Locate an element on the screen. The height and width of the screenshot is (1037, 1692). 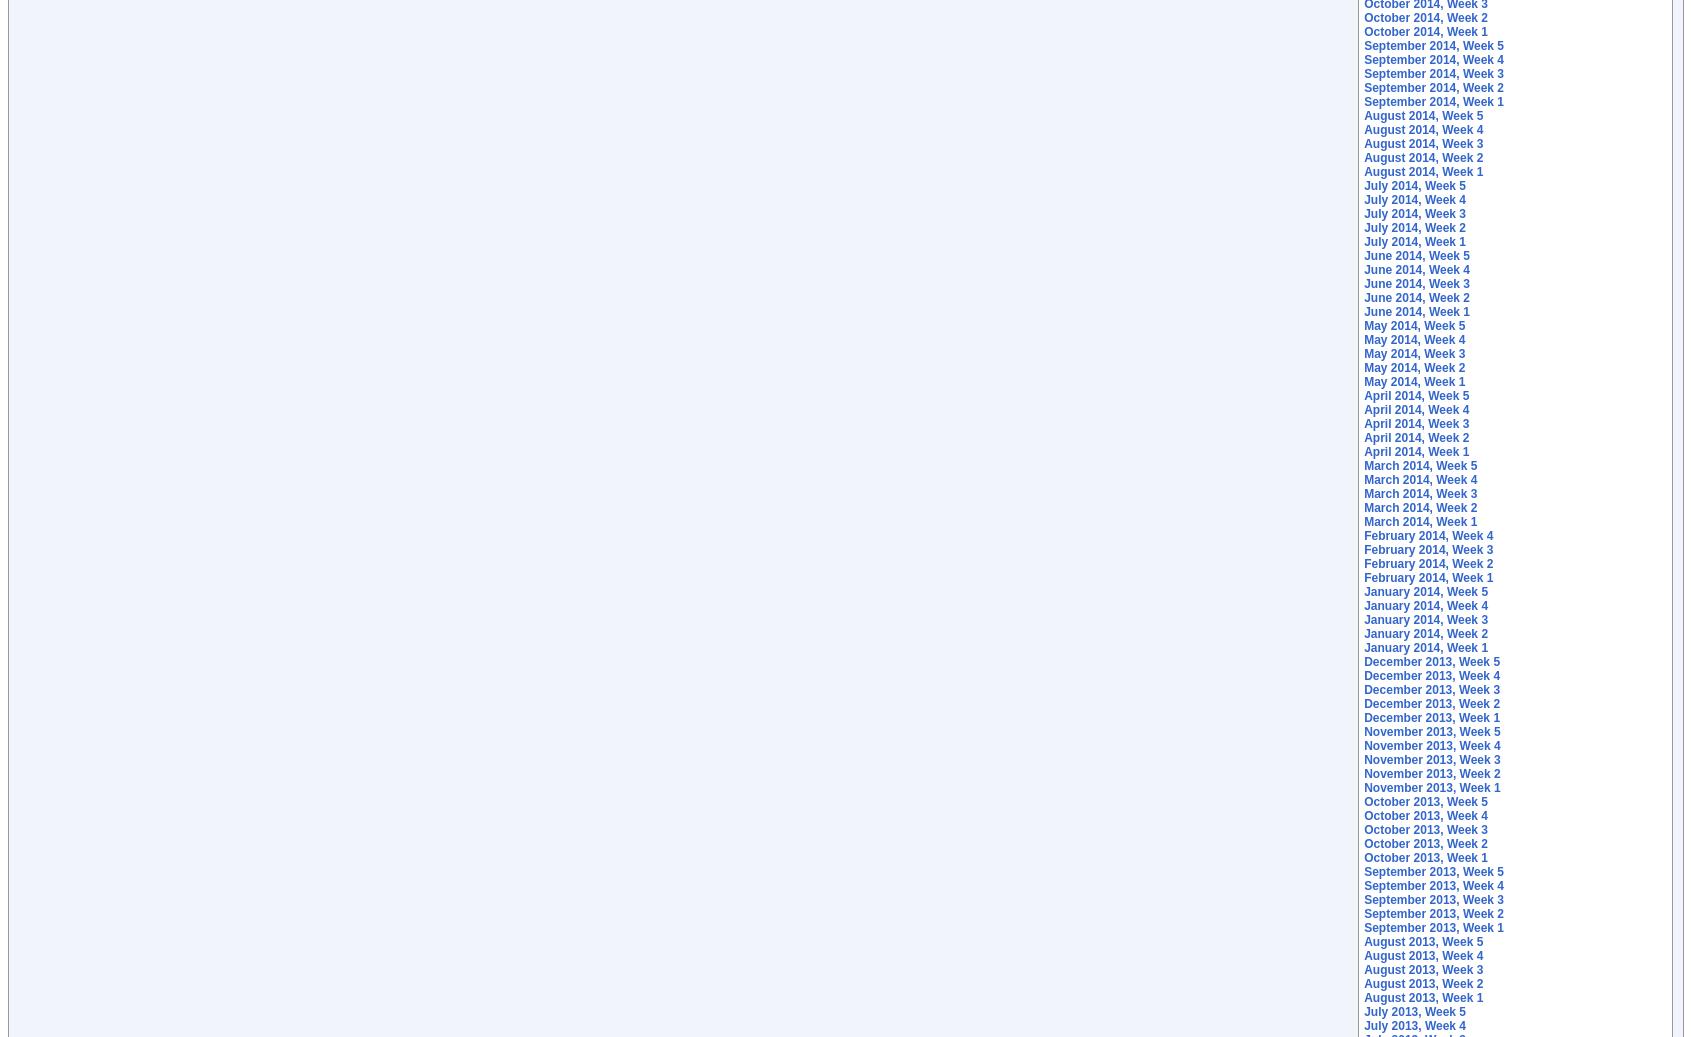
'June 2014, Week 3' is located at coordinates (1416, 283).